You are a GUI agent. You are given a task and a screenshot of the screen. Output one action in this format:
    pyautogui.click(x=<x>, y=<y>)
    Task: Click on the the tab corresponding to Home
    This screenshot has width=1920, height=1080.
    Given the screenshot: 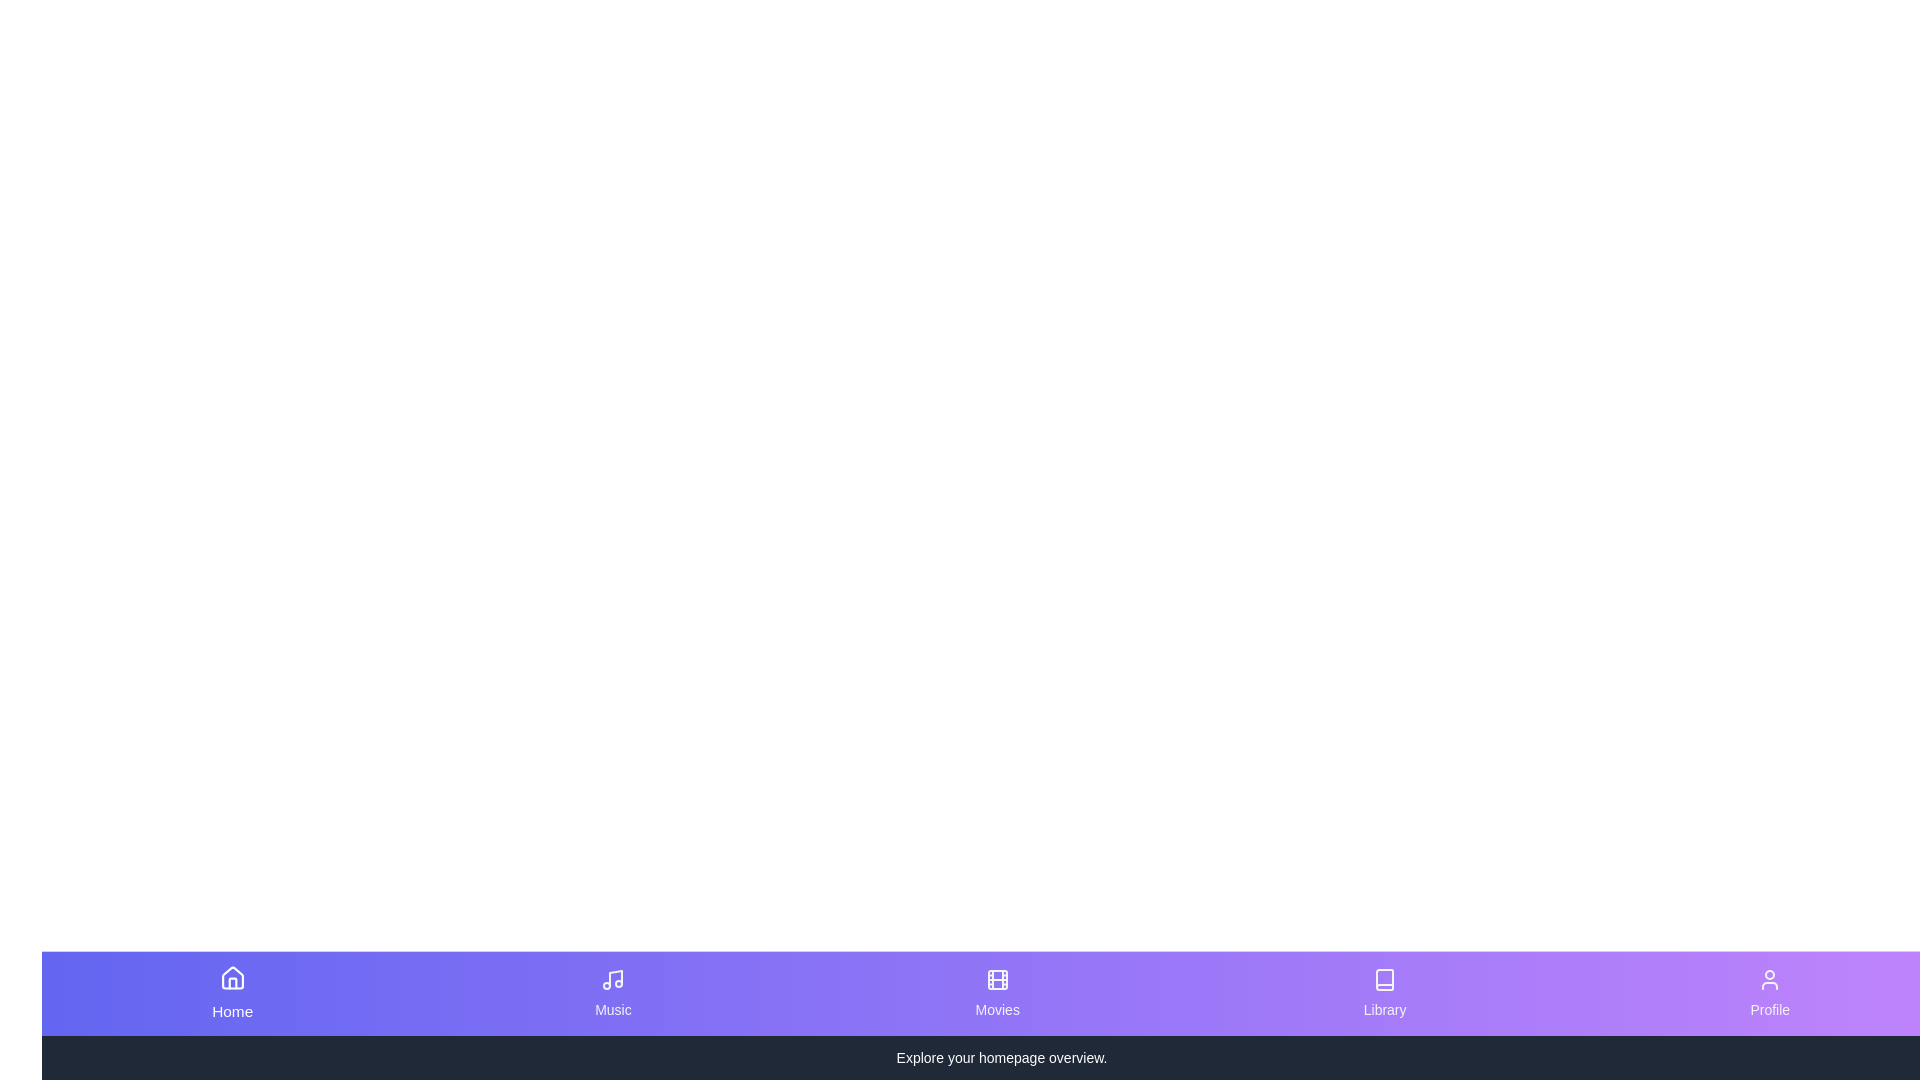 What is the action you would take?
    pyautogui.click(x=231, y=994)
    